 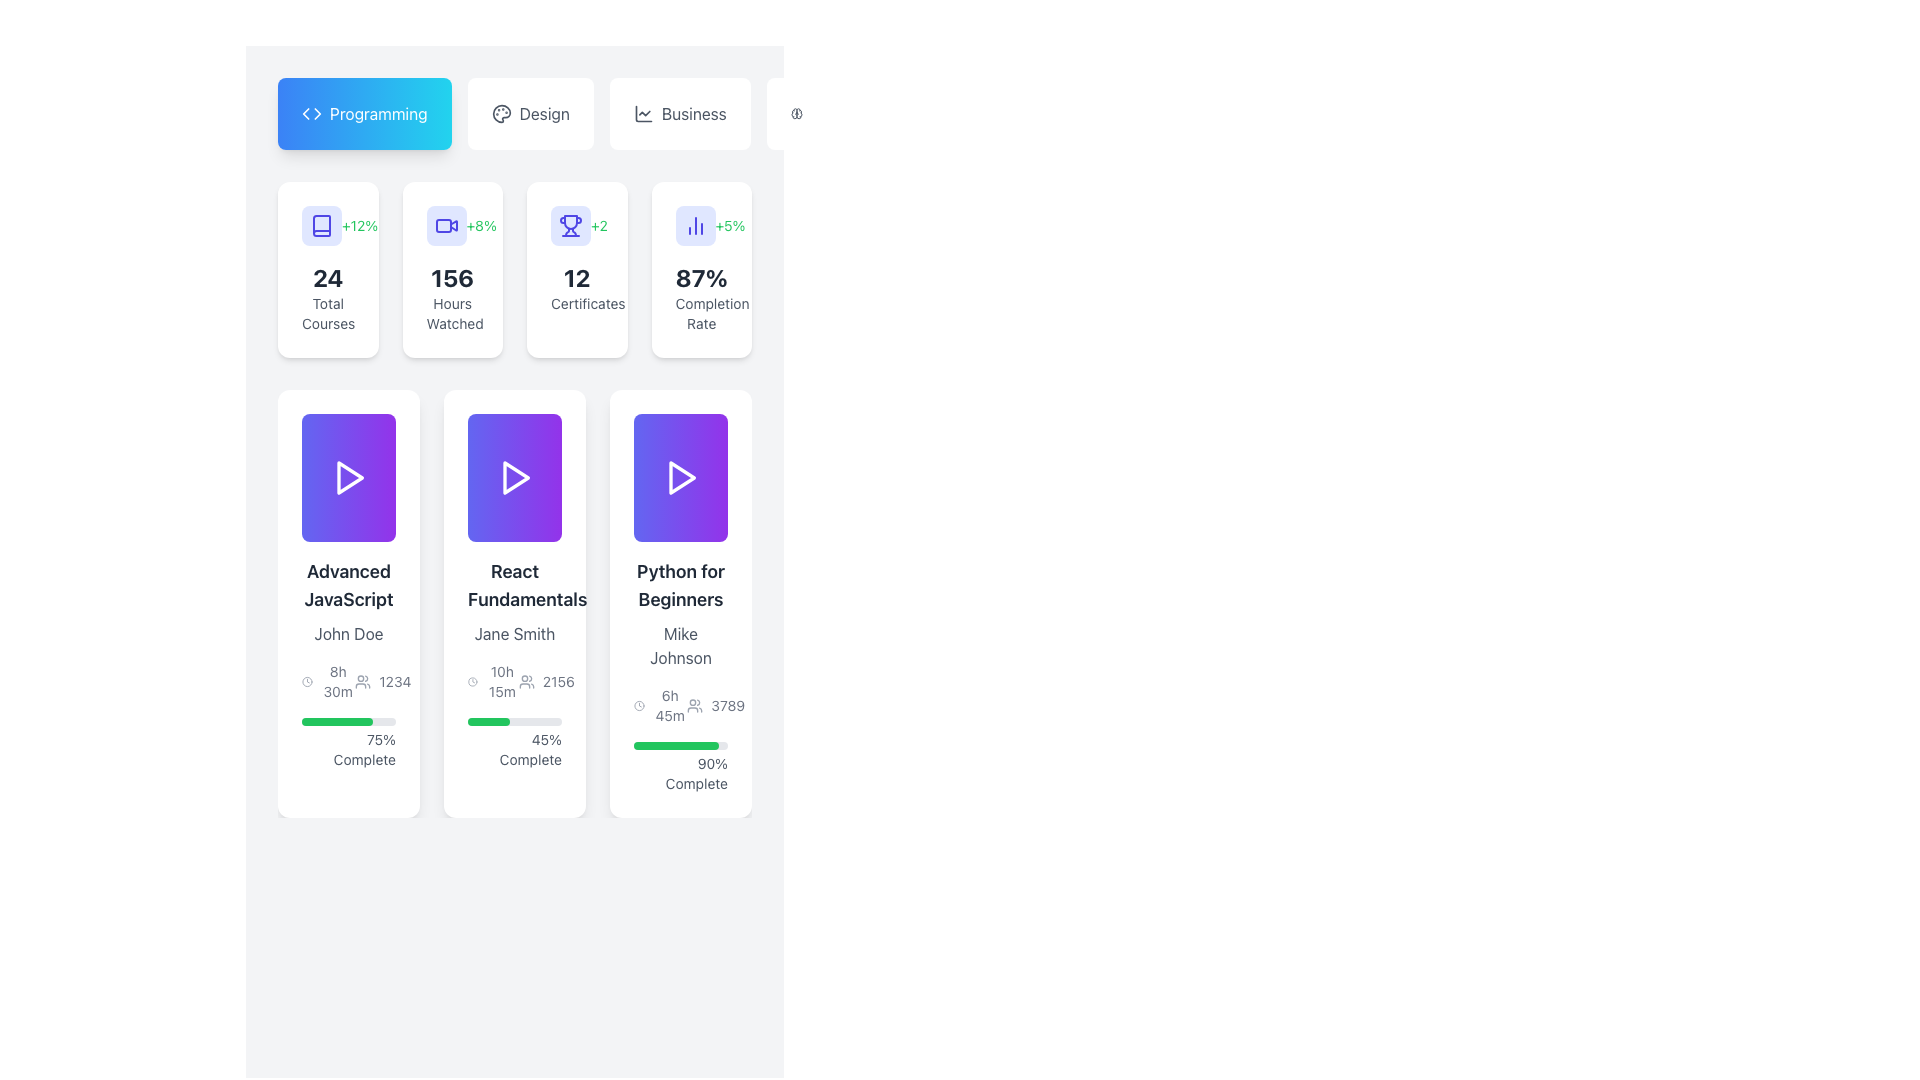 What do you see at coordinates (349, 633) in the screenshot?
I see `the Text Label displaying the instructor's name, which is located below the course title 'Advanced JavaScript' and above the details such as duration and participants` at bounding box center [349, 633].